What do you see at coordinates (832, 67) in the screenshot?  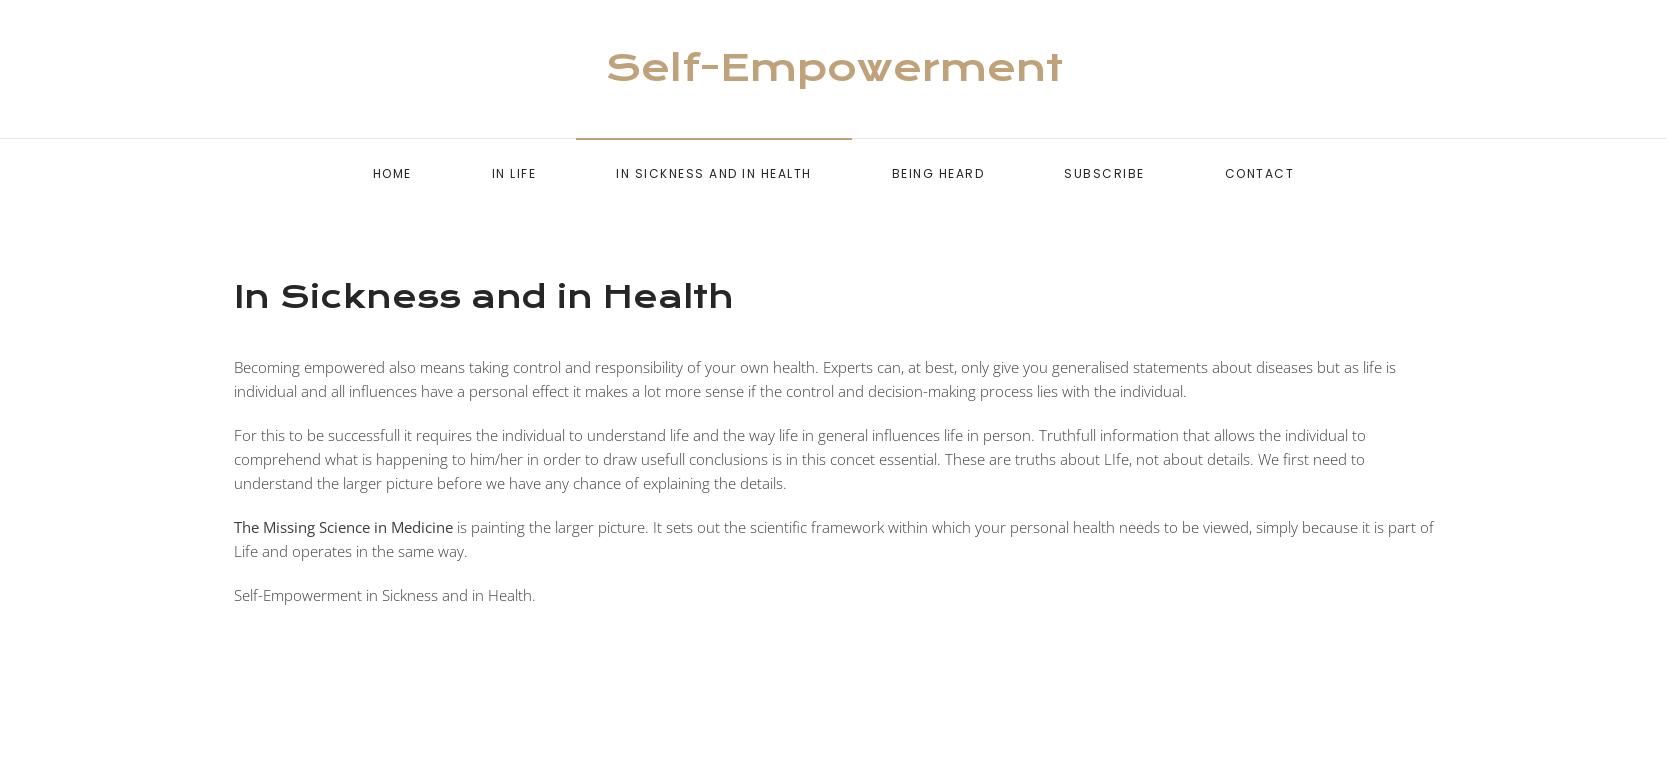 I see `'Self-Empowerment'` at bounding box center [832, 67].